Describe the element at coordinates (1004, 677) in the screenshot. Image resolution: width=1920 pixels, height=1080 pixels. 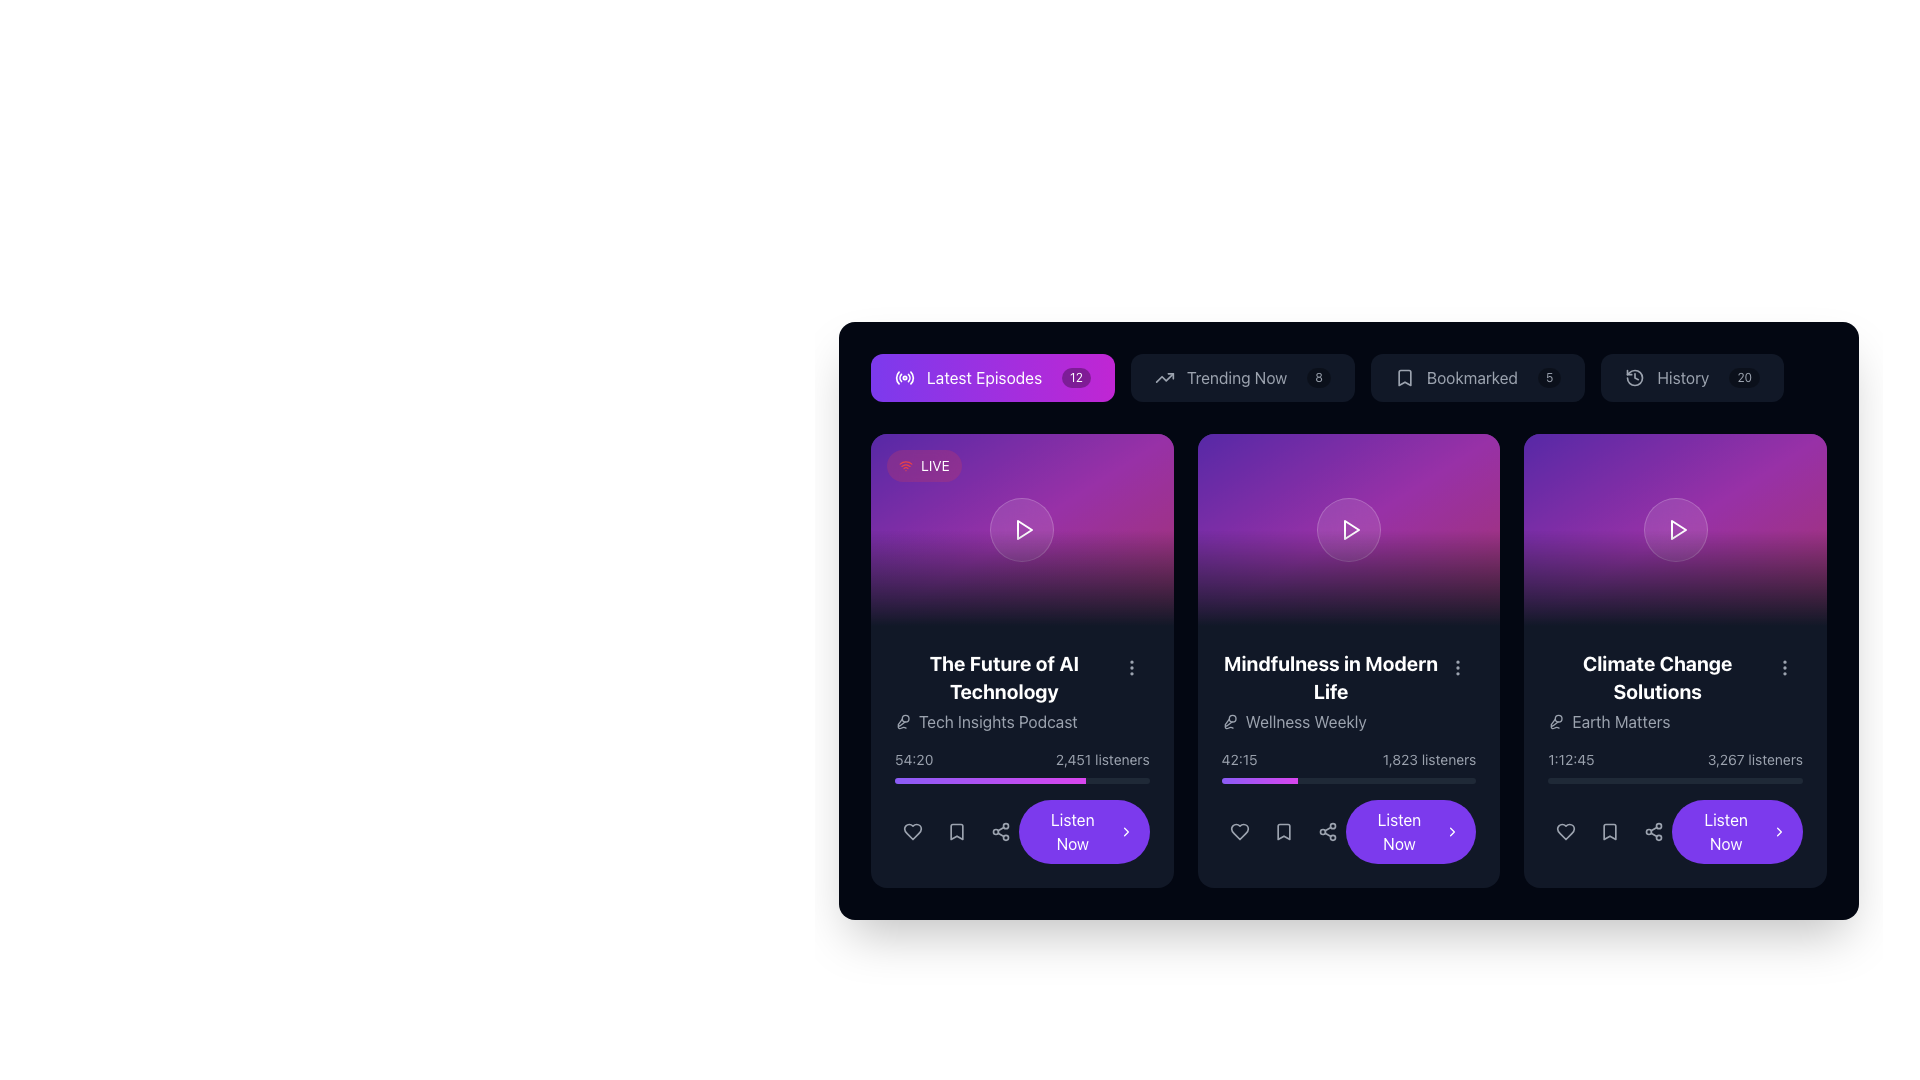
I see `the heading text of the podcast card, which is positioned at the top-left of the card layout` at that location.